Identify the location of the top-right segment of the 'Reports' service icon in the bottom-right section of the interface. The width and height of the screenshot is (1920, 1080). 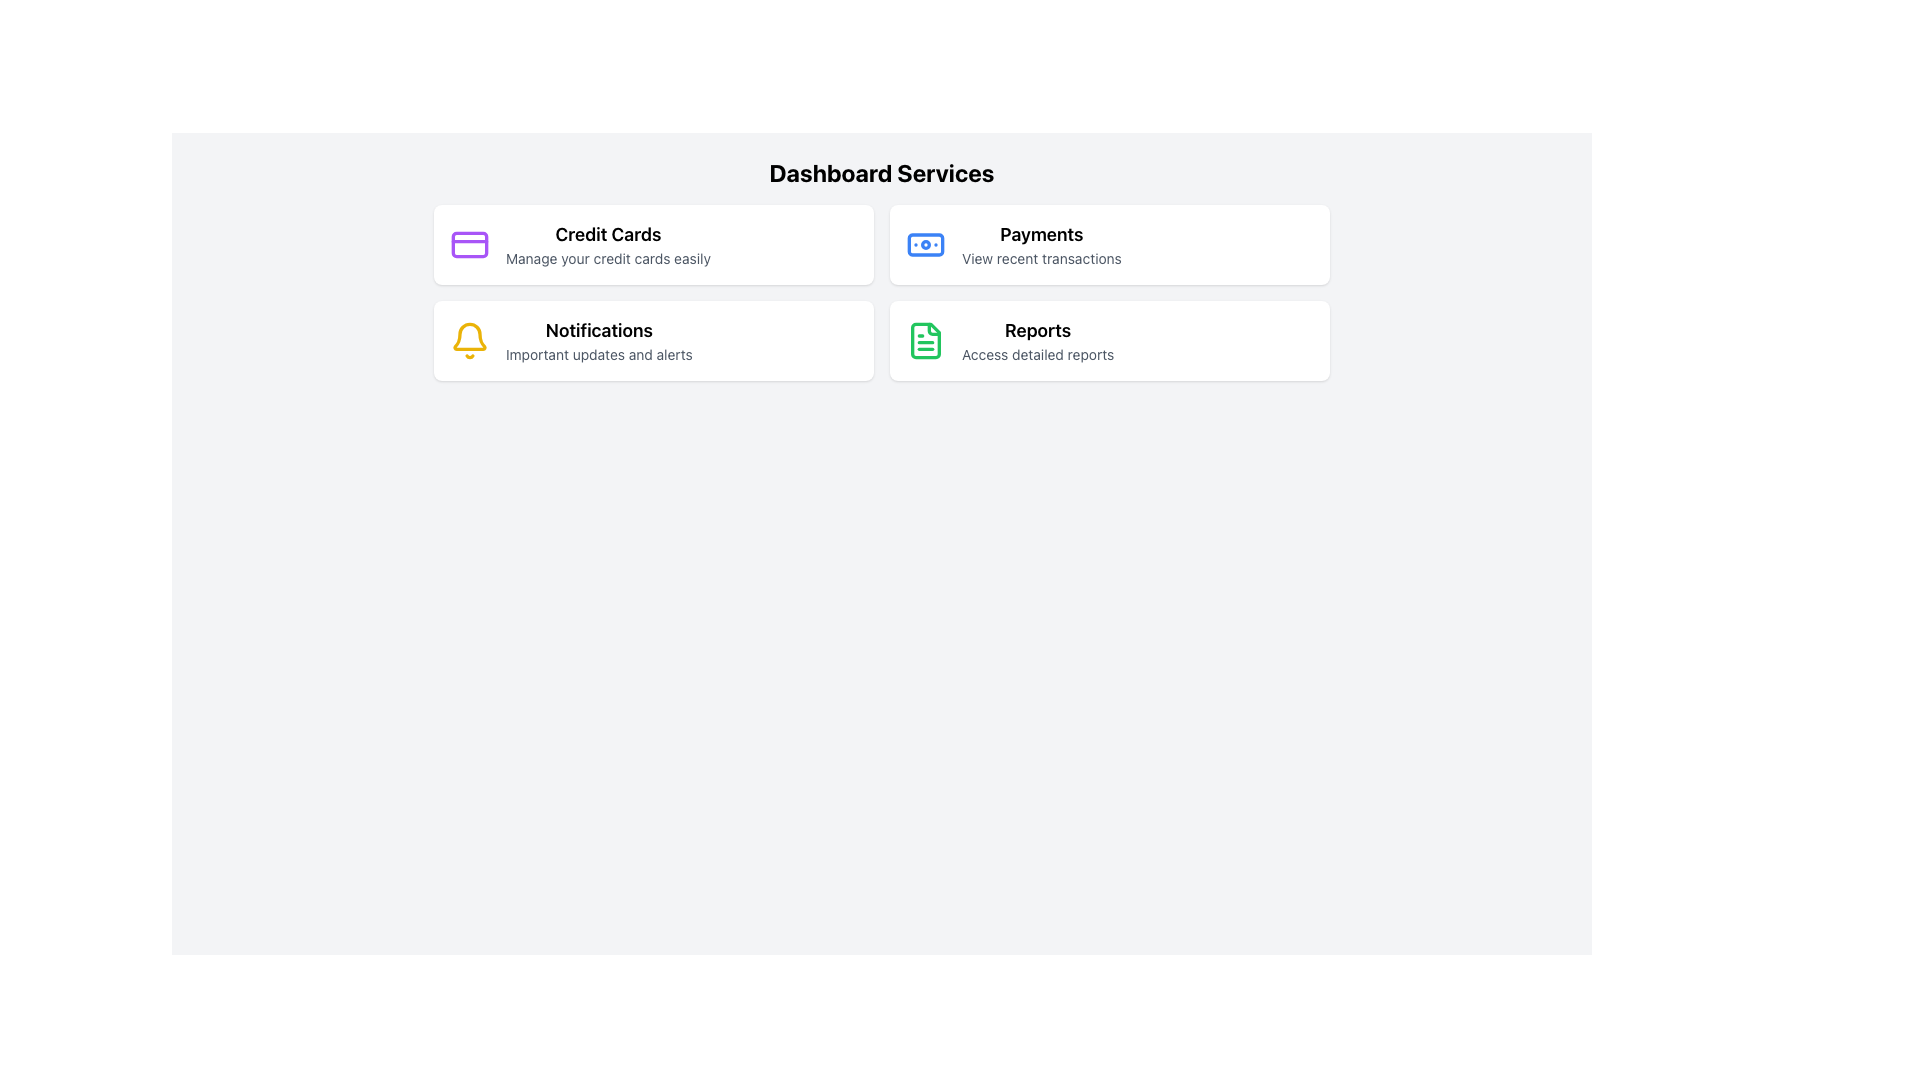
(933, 328).